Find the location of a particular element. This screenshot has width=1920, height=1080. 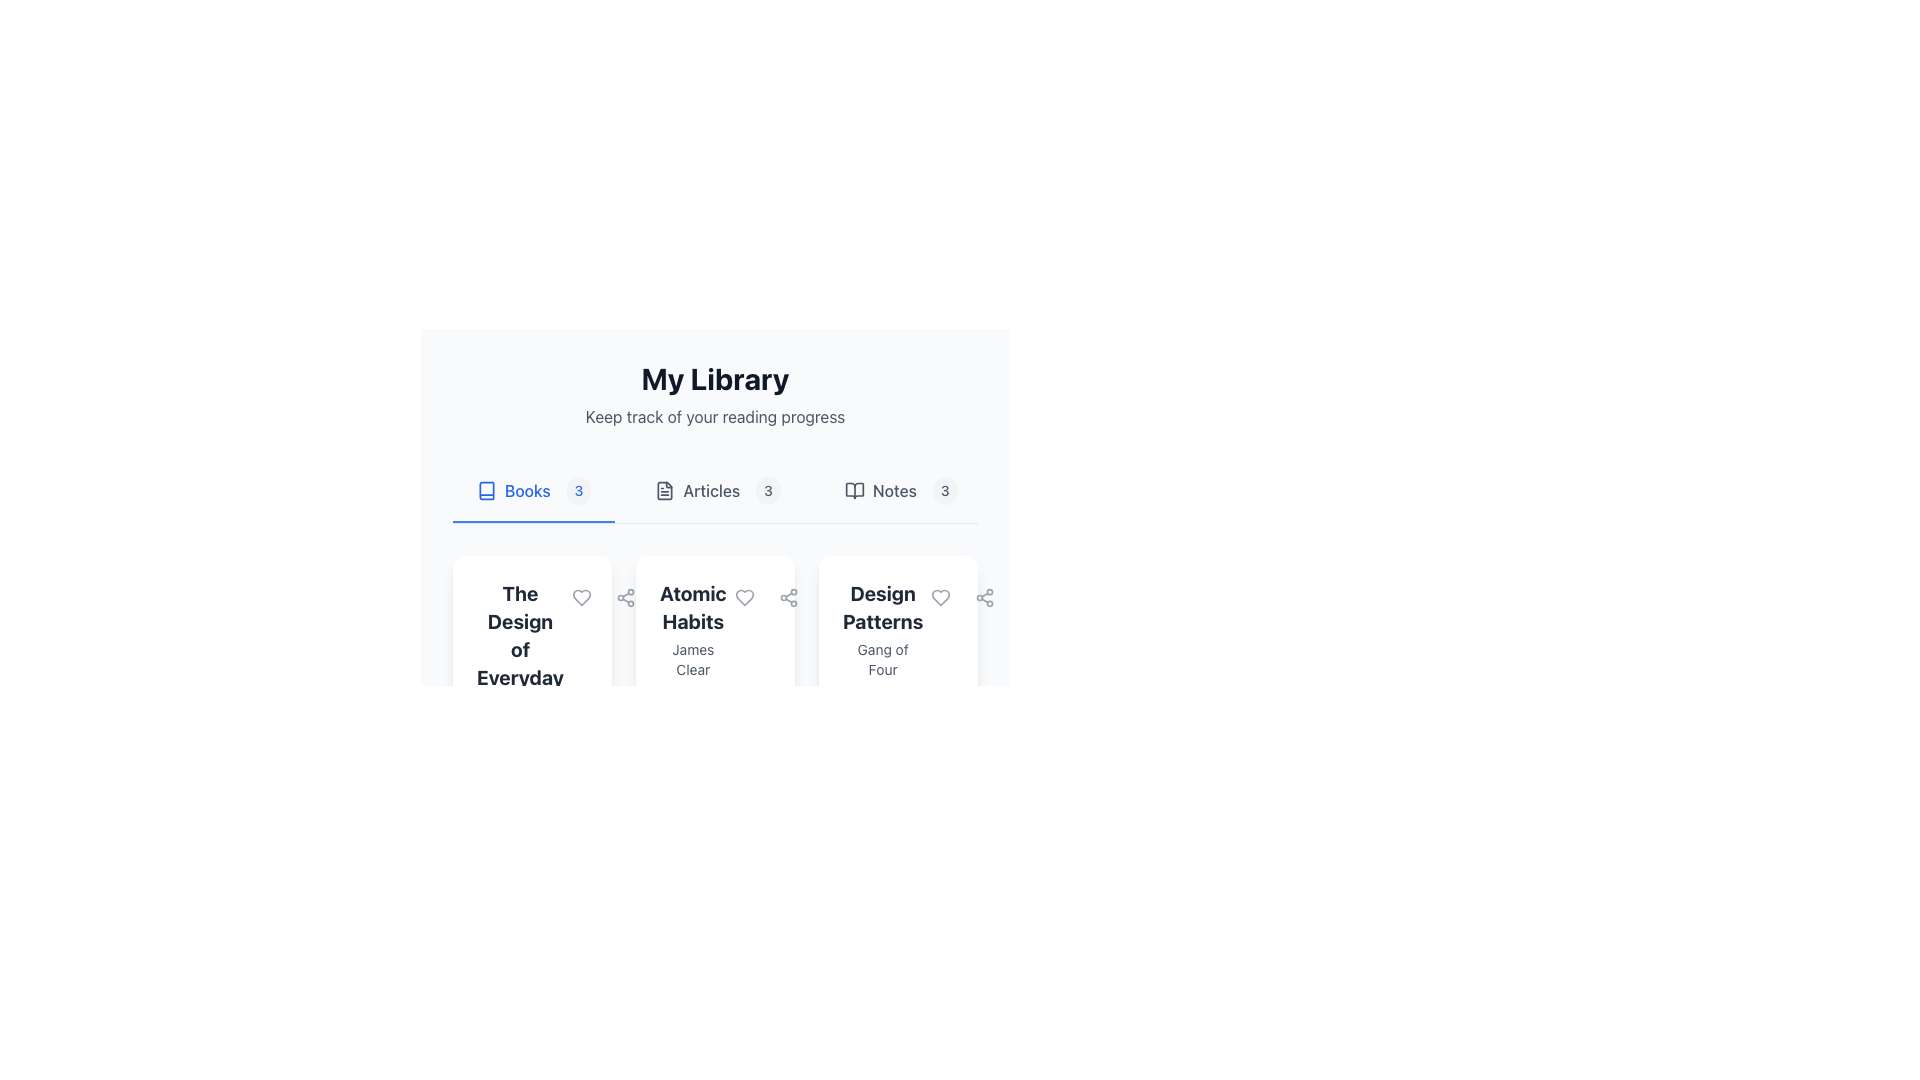

the 'Books' text label, which is styled in blue and located is located at coordinates (527, 490).